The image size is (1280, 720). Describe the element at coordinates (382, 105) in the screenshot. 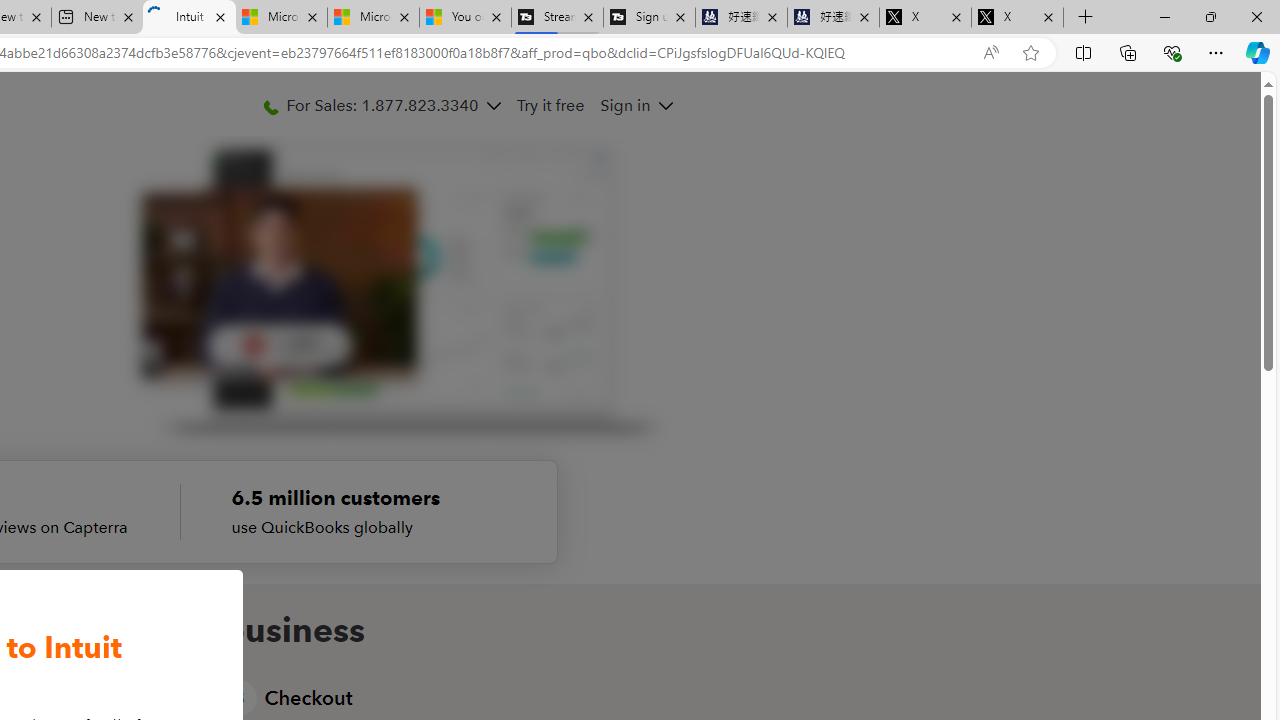

I see `'For Sales: 1.877.823.3340'` at that location.